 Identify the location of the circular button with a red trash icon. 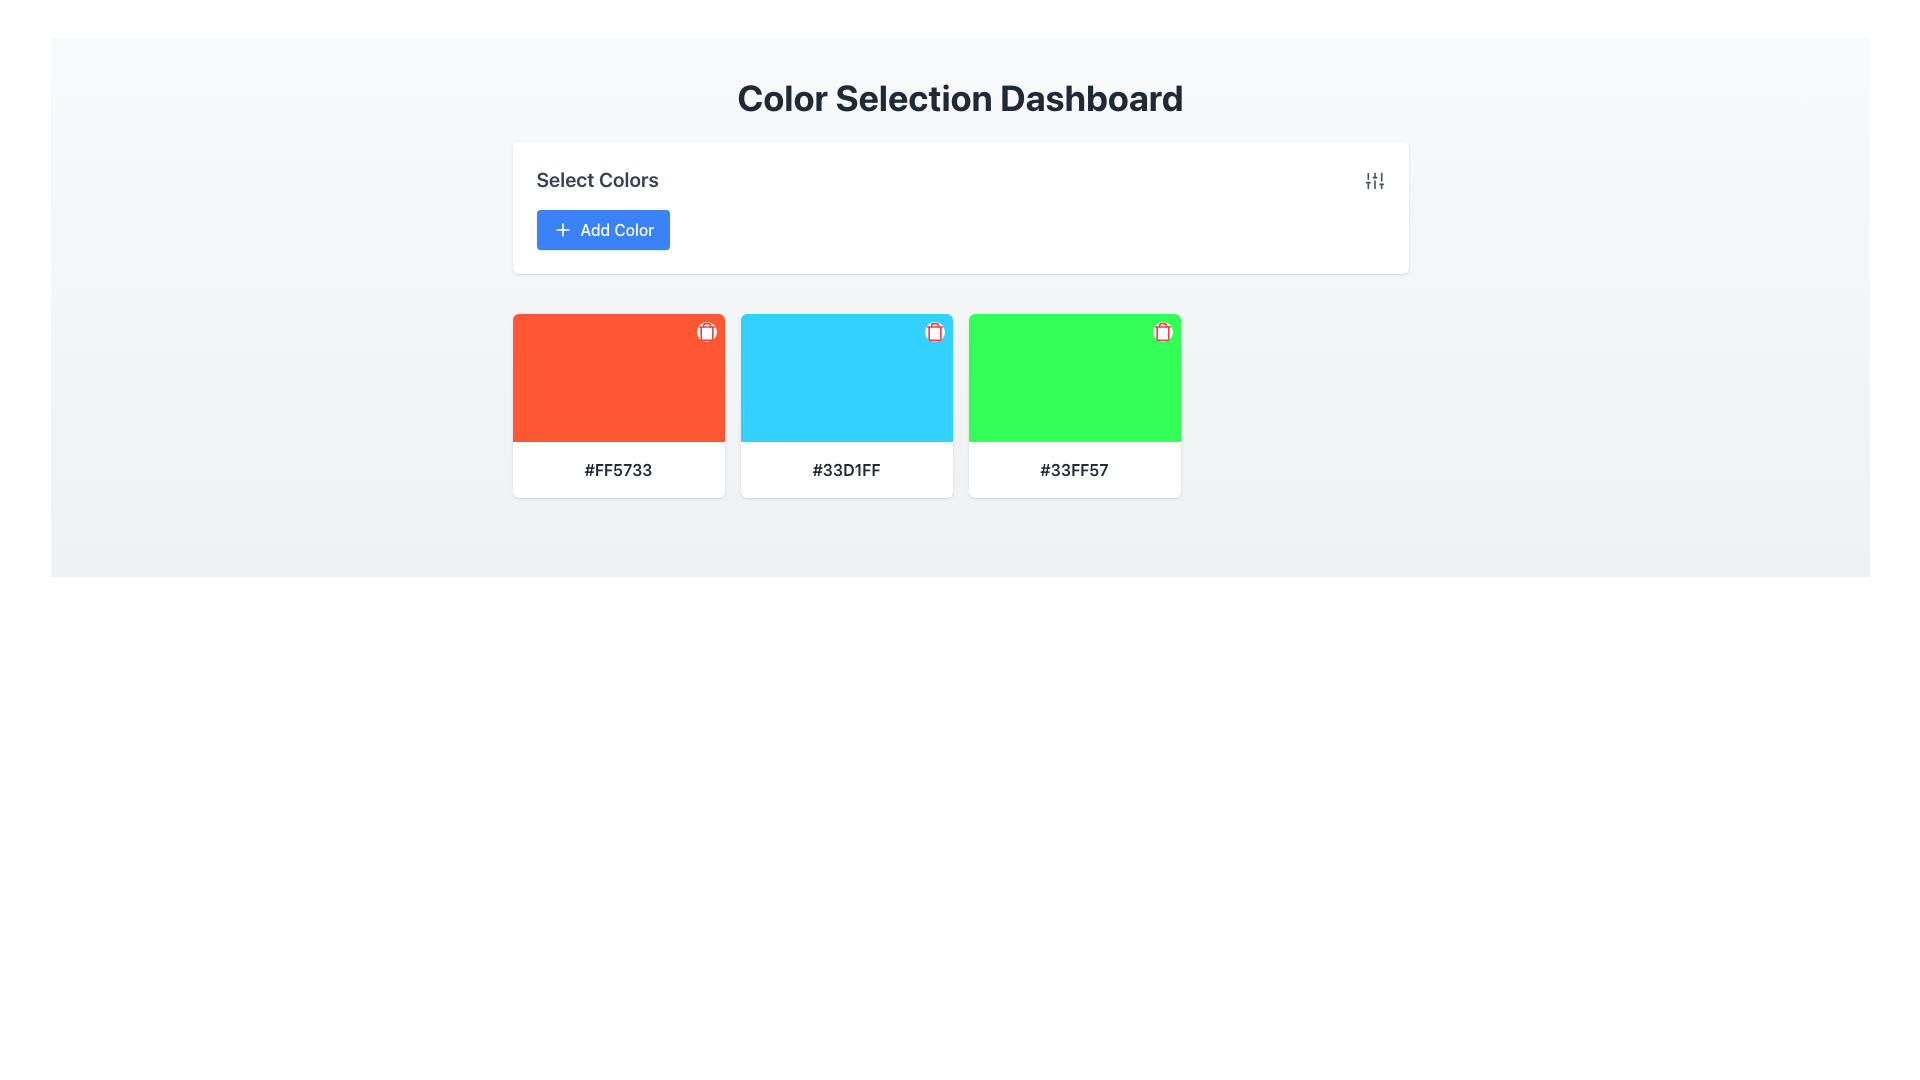
(1162, 330).